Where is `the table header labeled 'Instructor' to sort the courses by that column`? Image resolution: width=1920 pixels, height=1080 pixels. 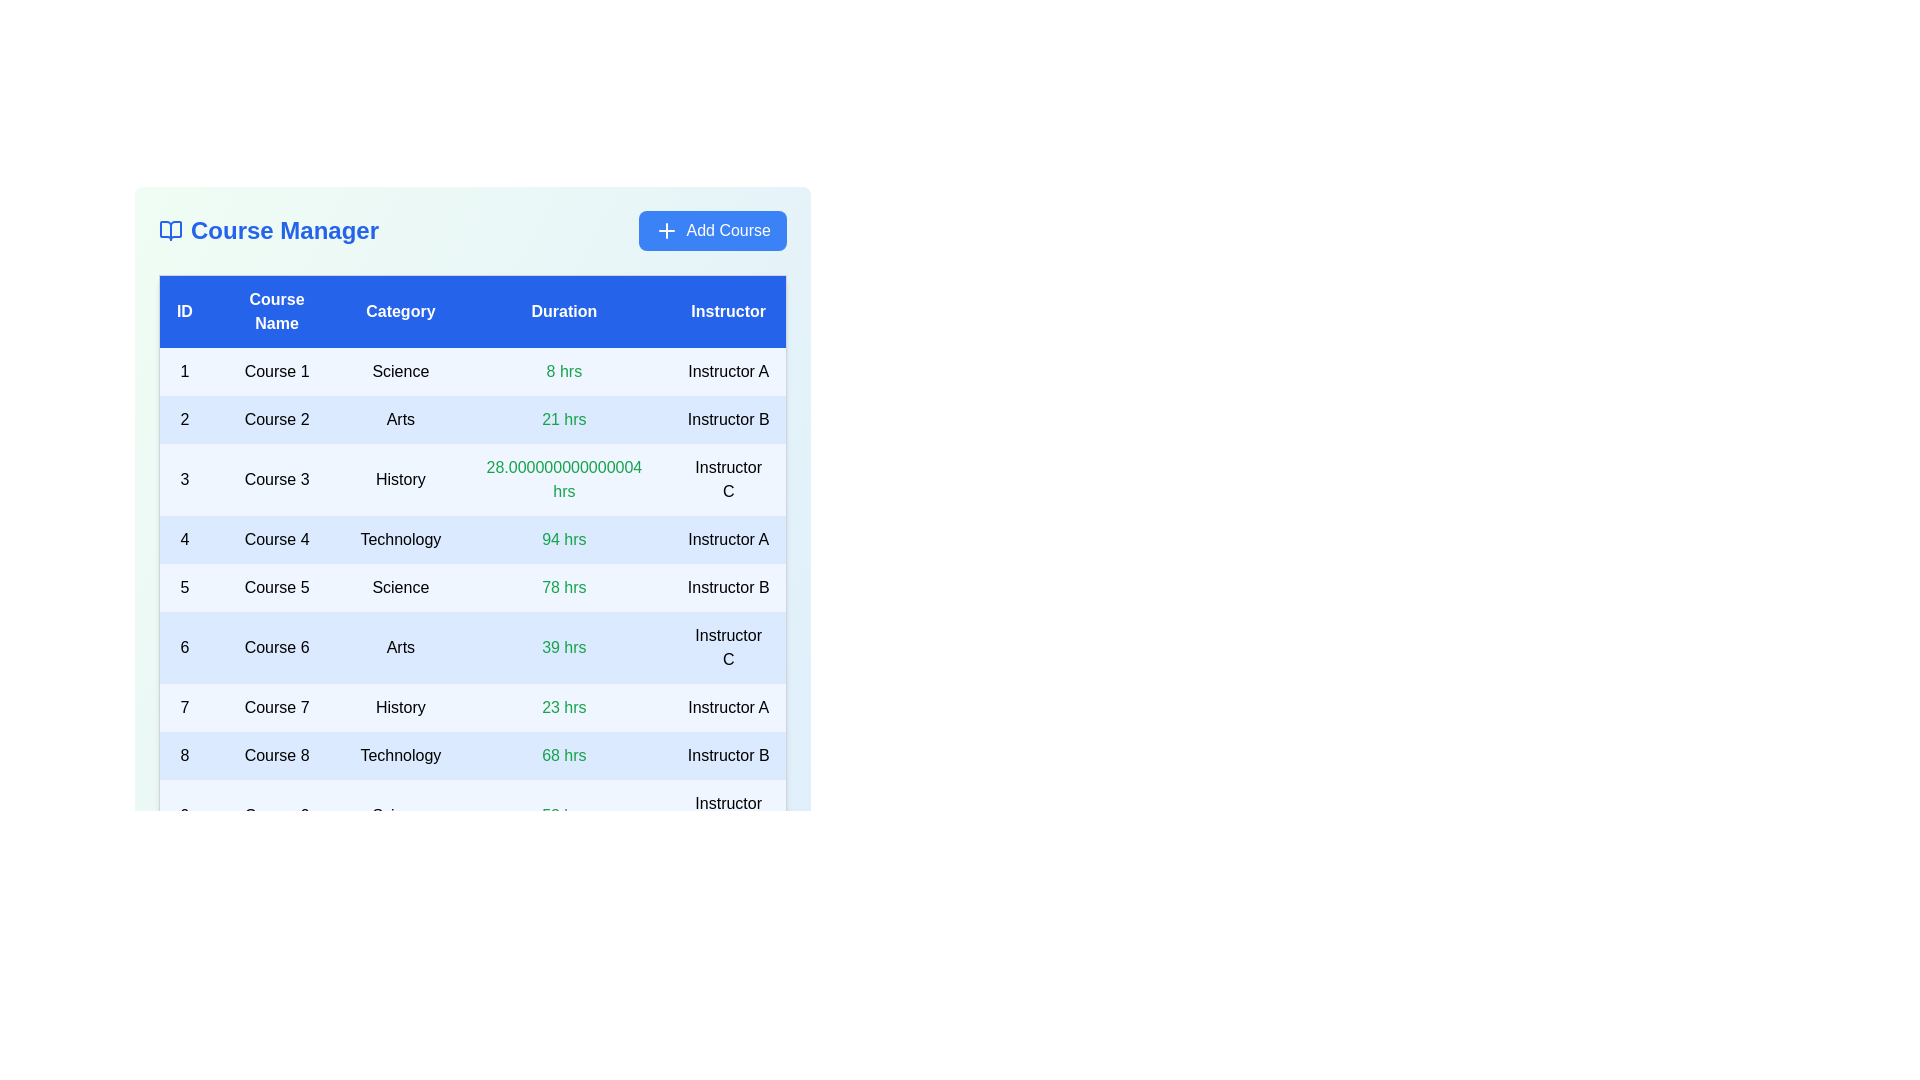
the table header labeled 'Instructor' to sort the courses by that column is located at coordinates (728, 311).